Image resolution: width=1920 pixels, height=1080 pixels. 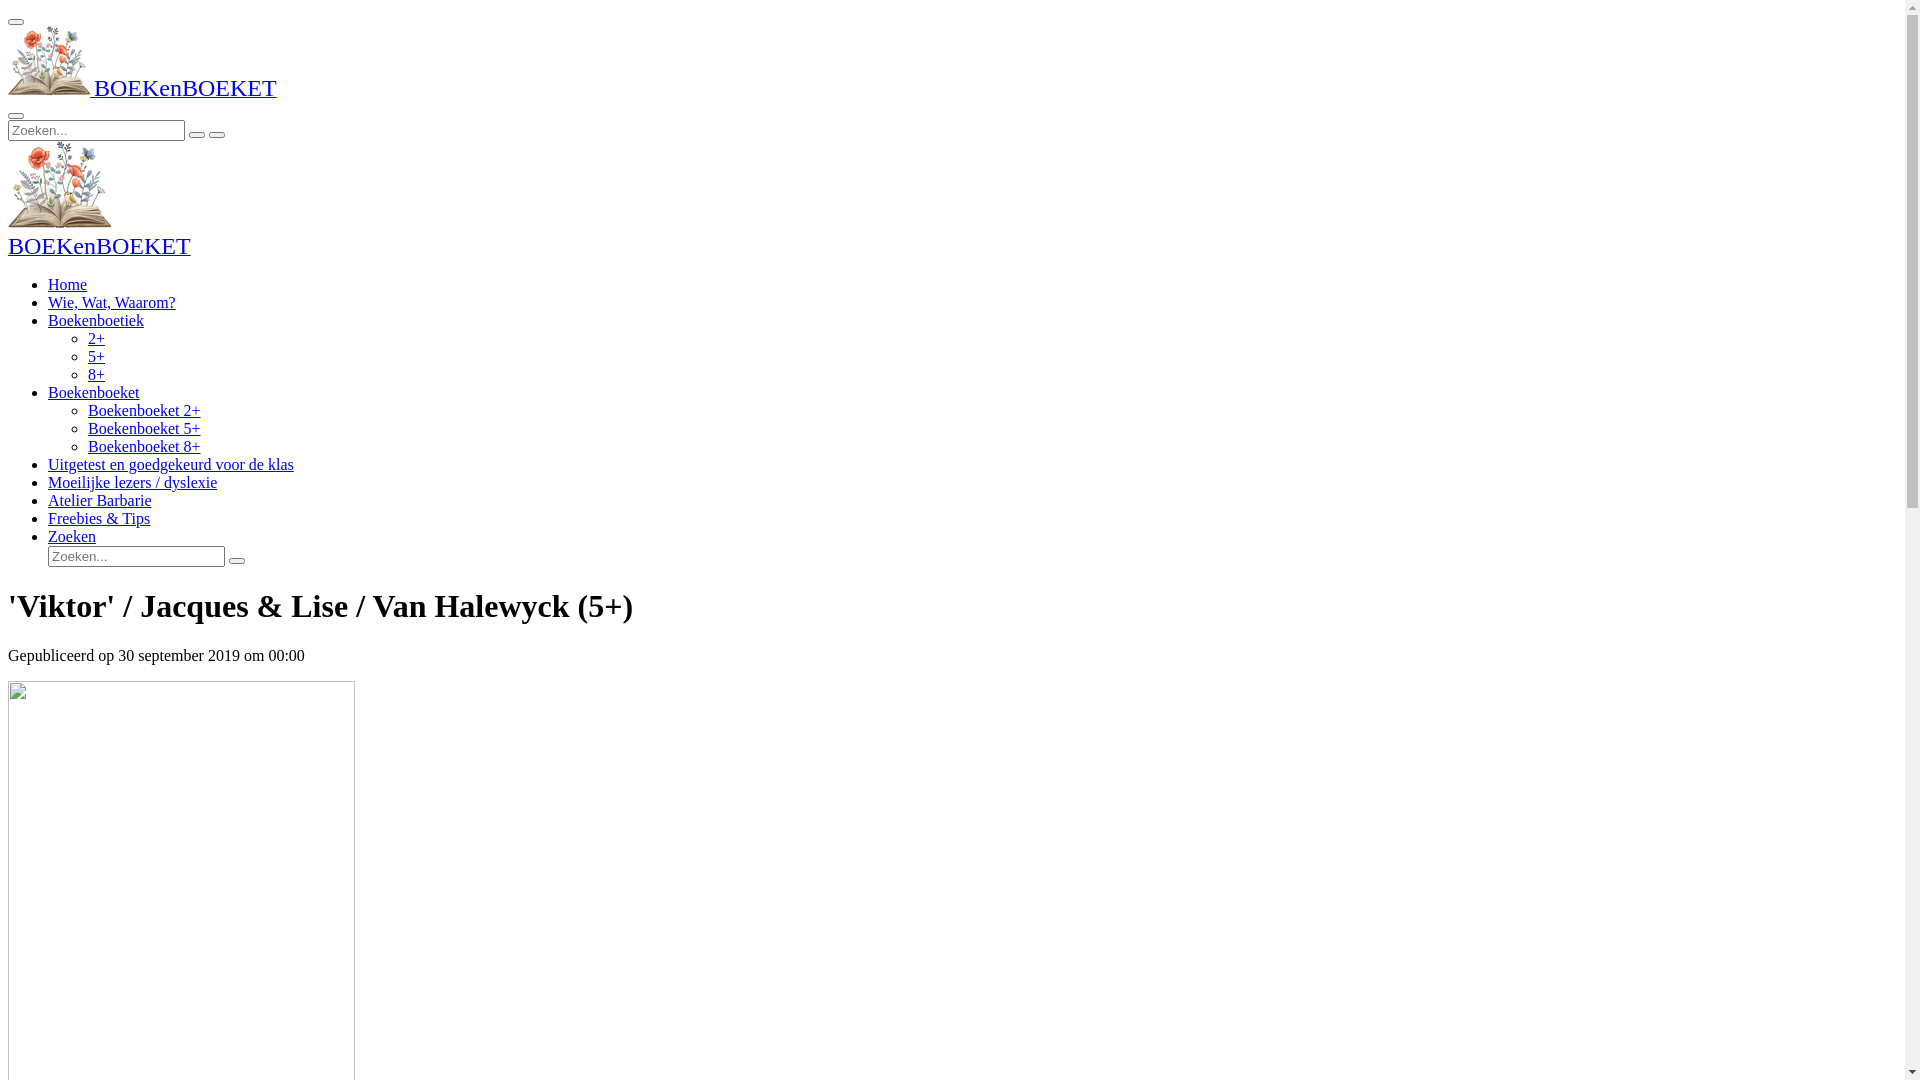 I want to click on '2+', so click(x=95, y=337).